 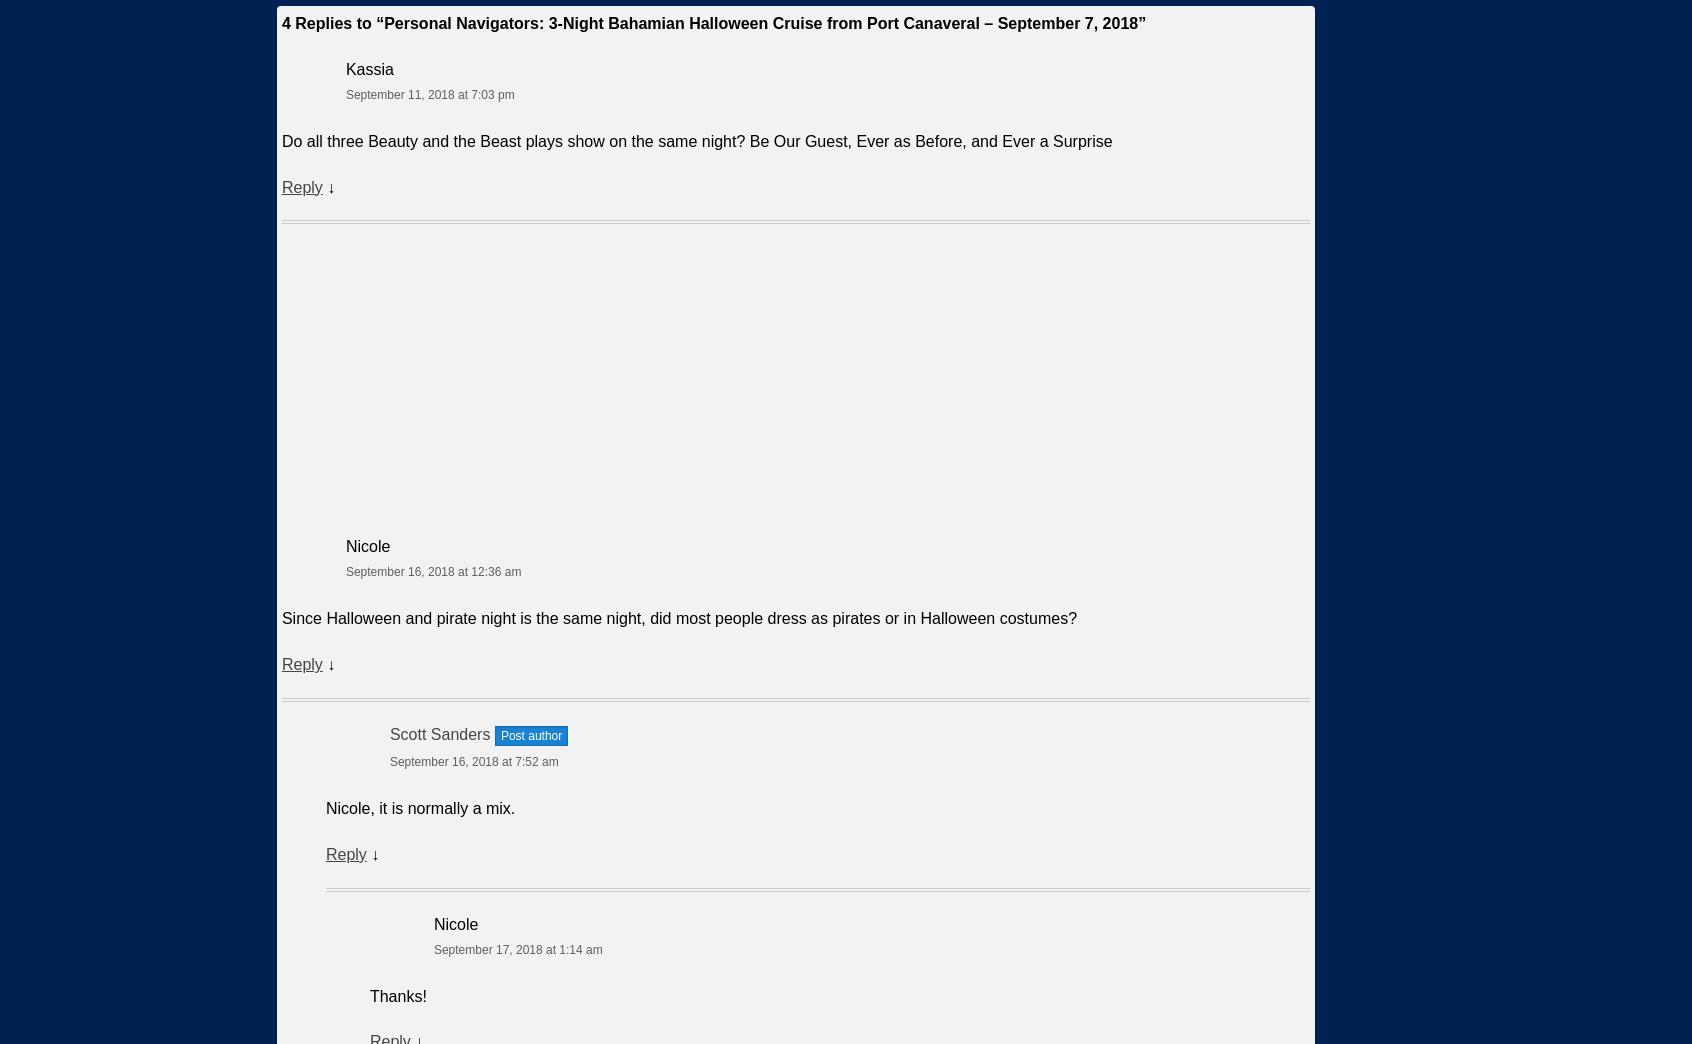 I want to click on 'September 16, 2018 at 7:52 am', so click(x=472, y=762).